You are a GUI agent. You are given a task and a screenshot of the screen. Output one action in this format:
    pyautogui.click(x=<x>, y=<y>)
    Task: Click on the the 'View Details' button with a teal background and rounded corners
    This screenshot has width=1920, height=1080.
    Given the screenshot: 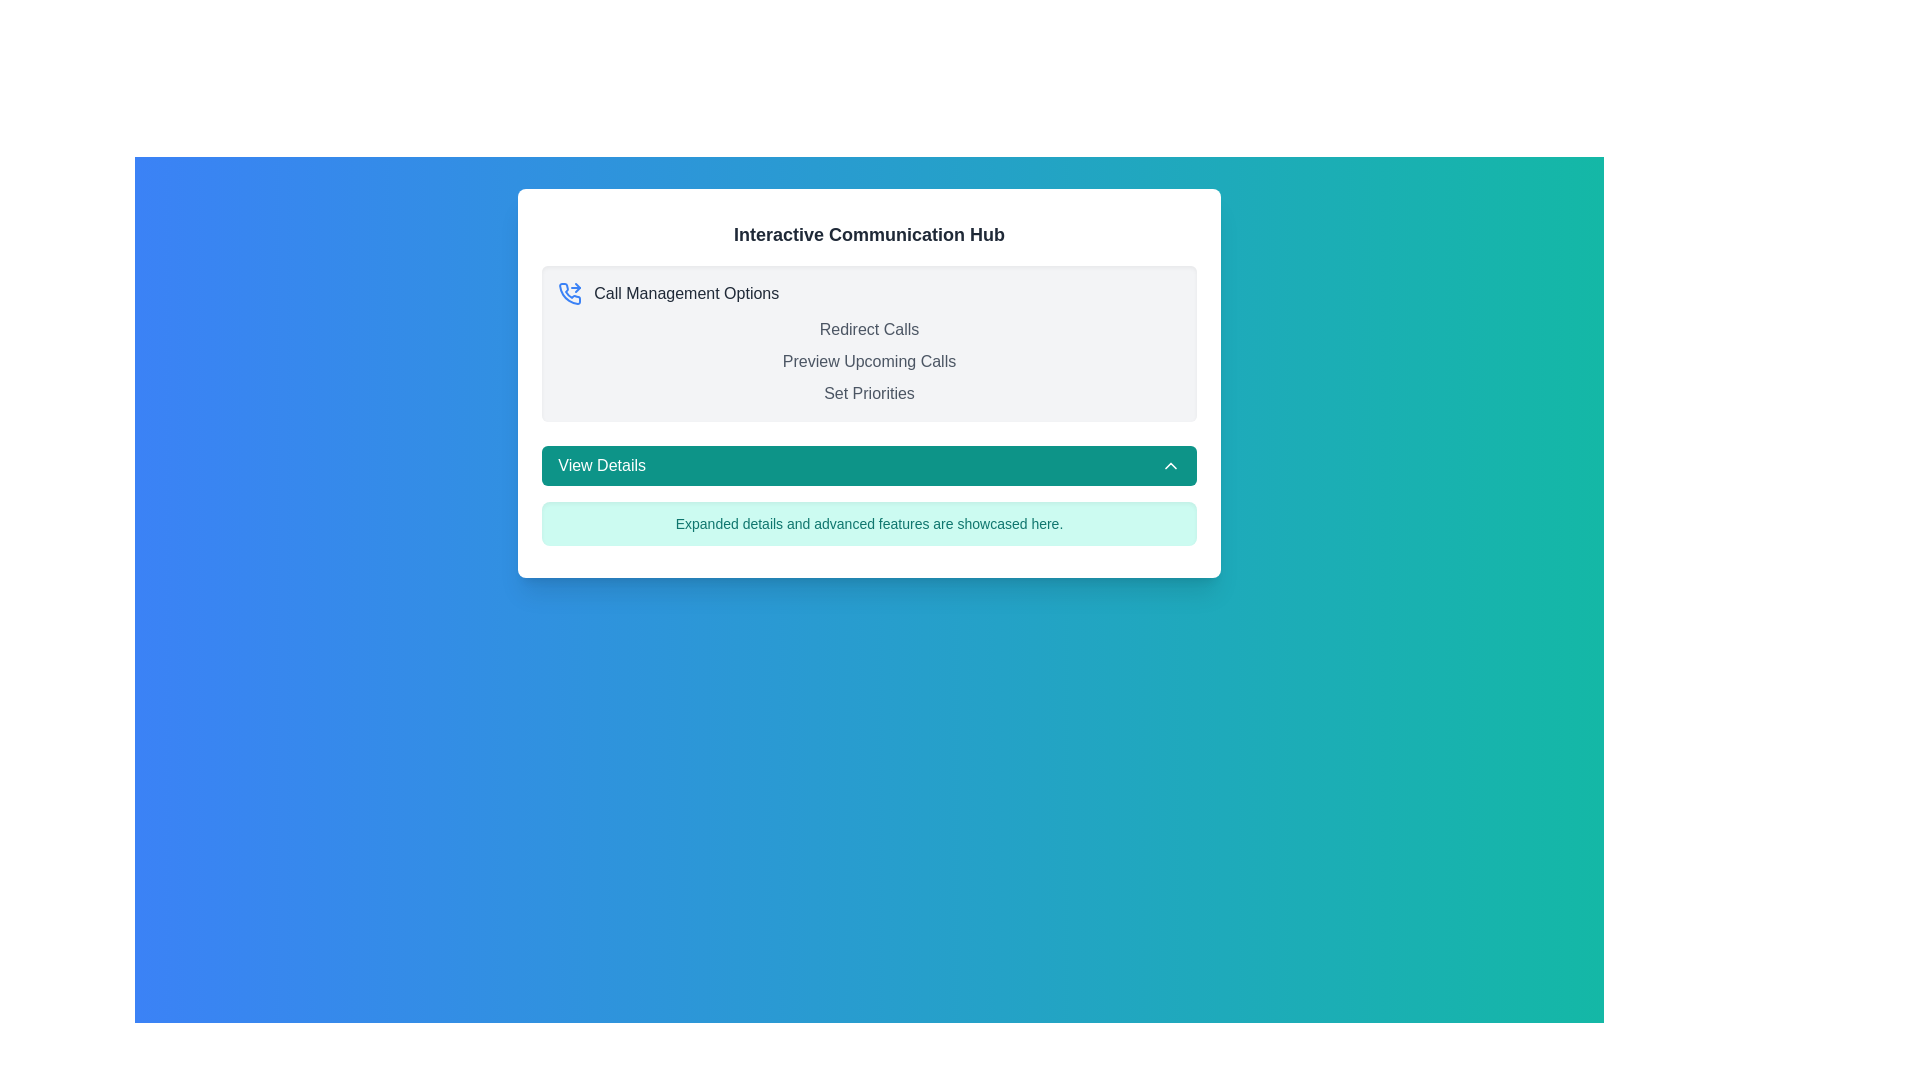 What is the action you would take?
    pyautogui.click(x=869, y=466)
    